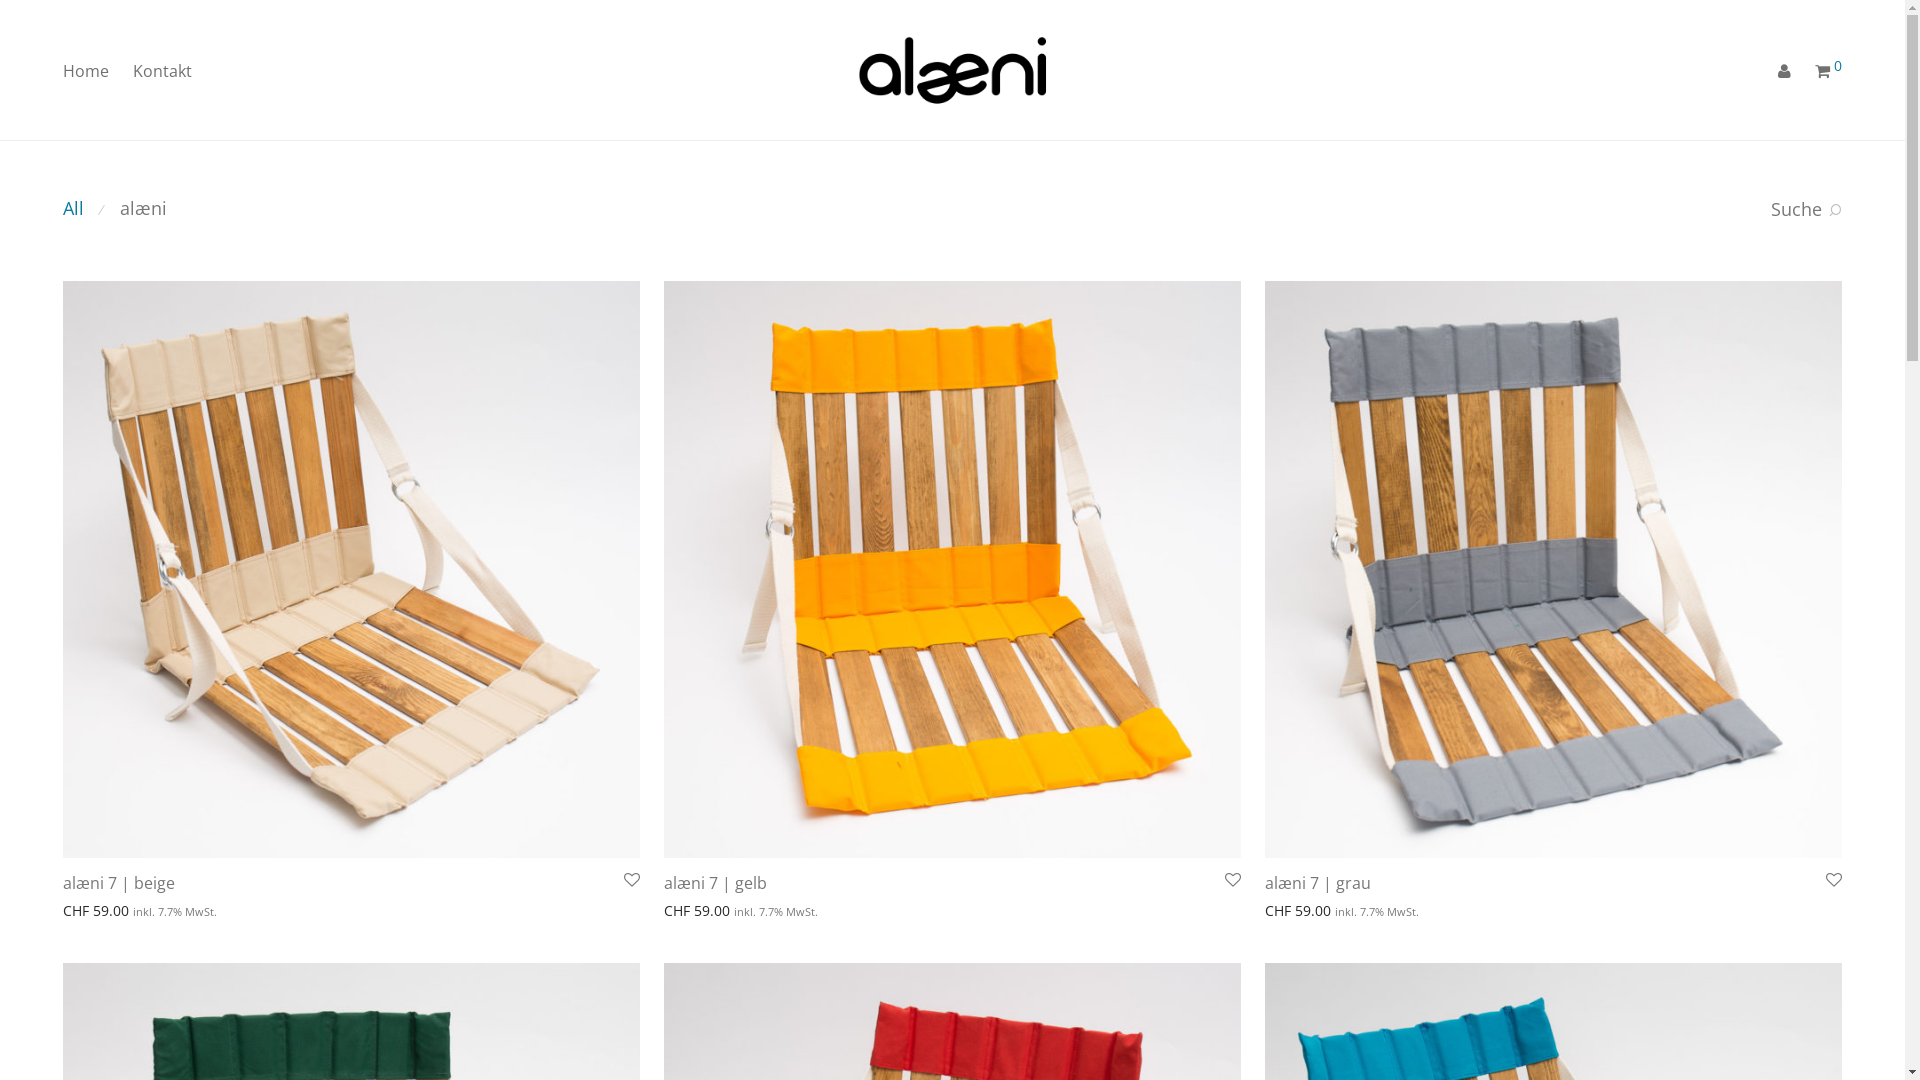 The width and height of the screenshot is (1920, 1080). Describe the element at coordinates (162, 69) in the screenshot. I see `'Kontakt'` at that location.